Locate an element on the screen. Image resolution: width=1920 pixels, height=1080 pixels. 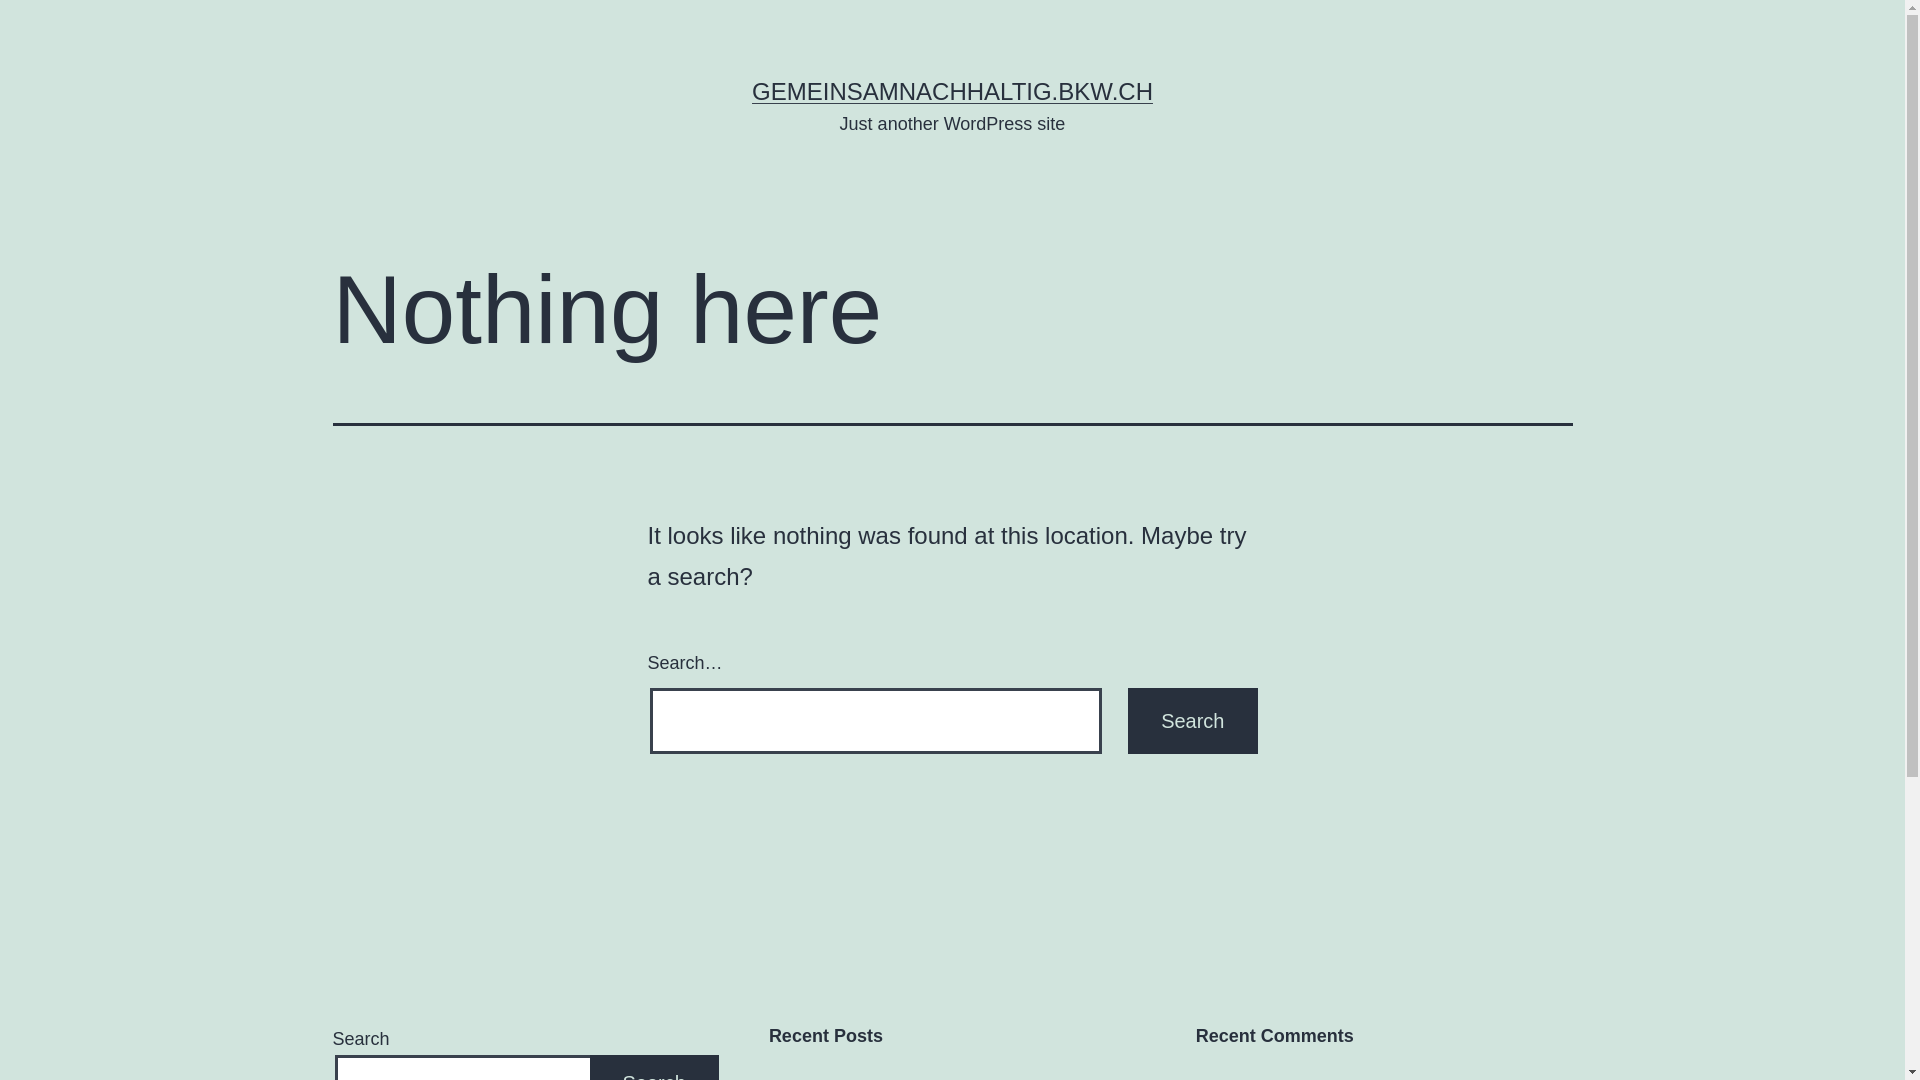
'GEMEINSAMNACHHALTIG.BKW.CH' is located at coordinates (951, 91).